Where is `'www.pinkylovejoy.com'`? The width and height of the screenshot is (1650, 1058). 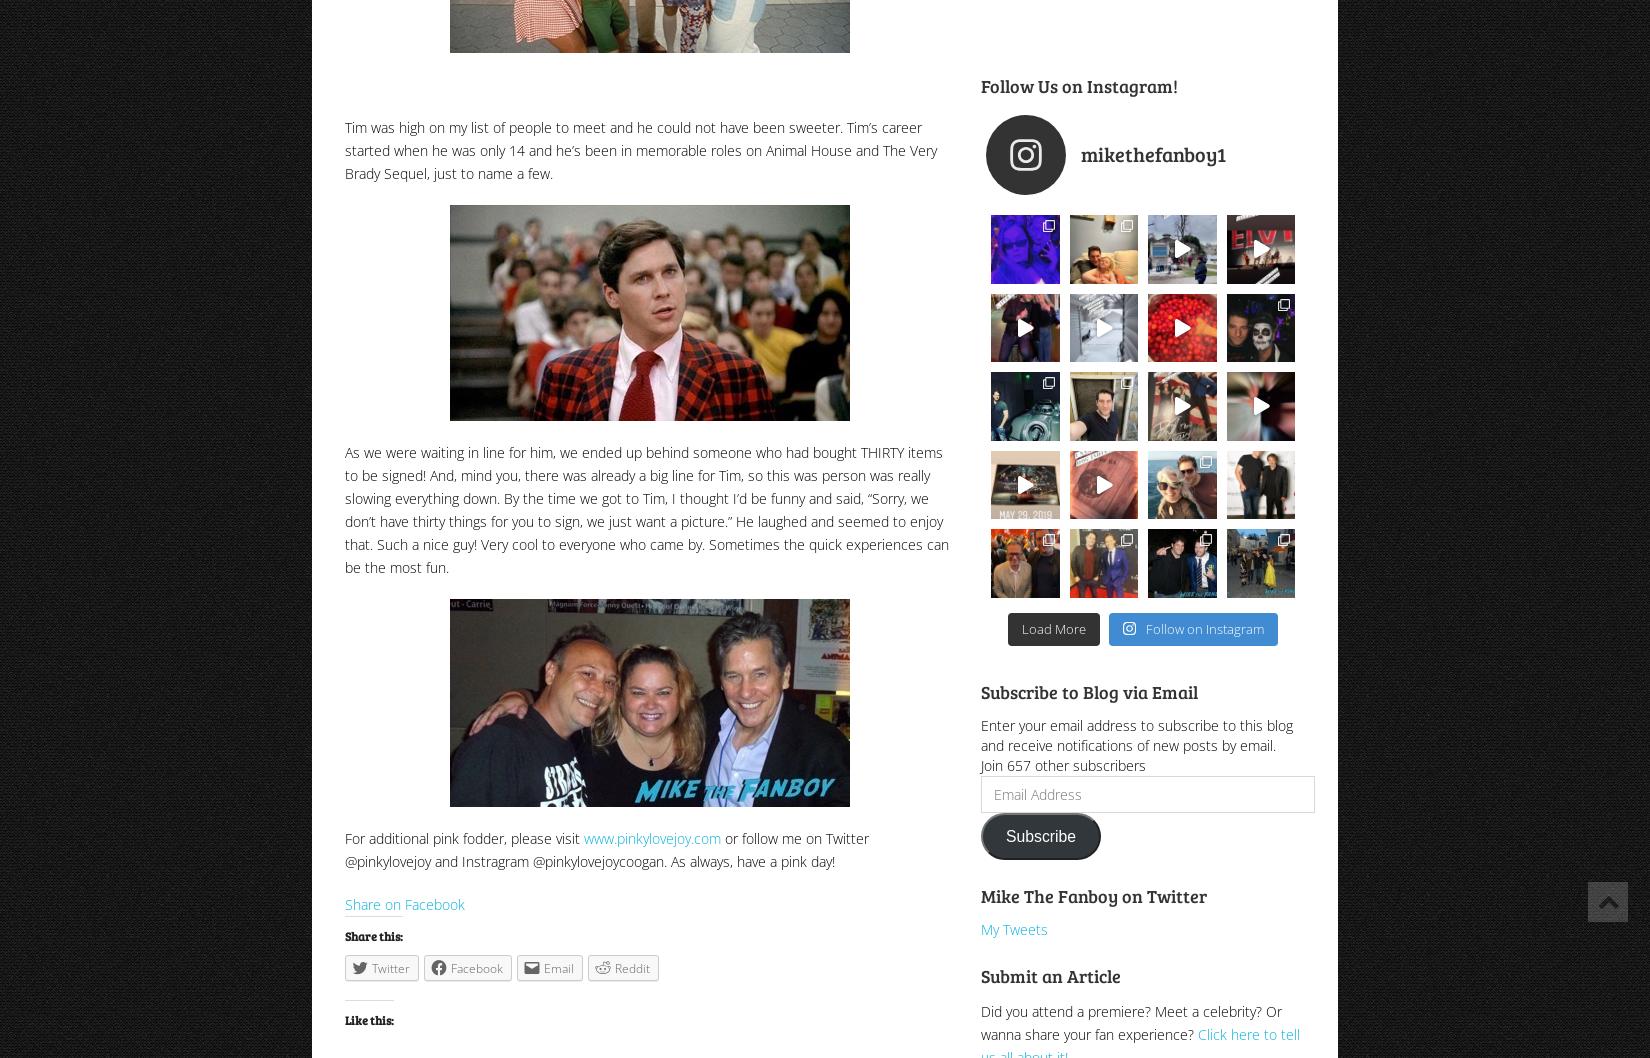 'www.pinkylovejoy.com' is located at coordinates (651, 837).